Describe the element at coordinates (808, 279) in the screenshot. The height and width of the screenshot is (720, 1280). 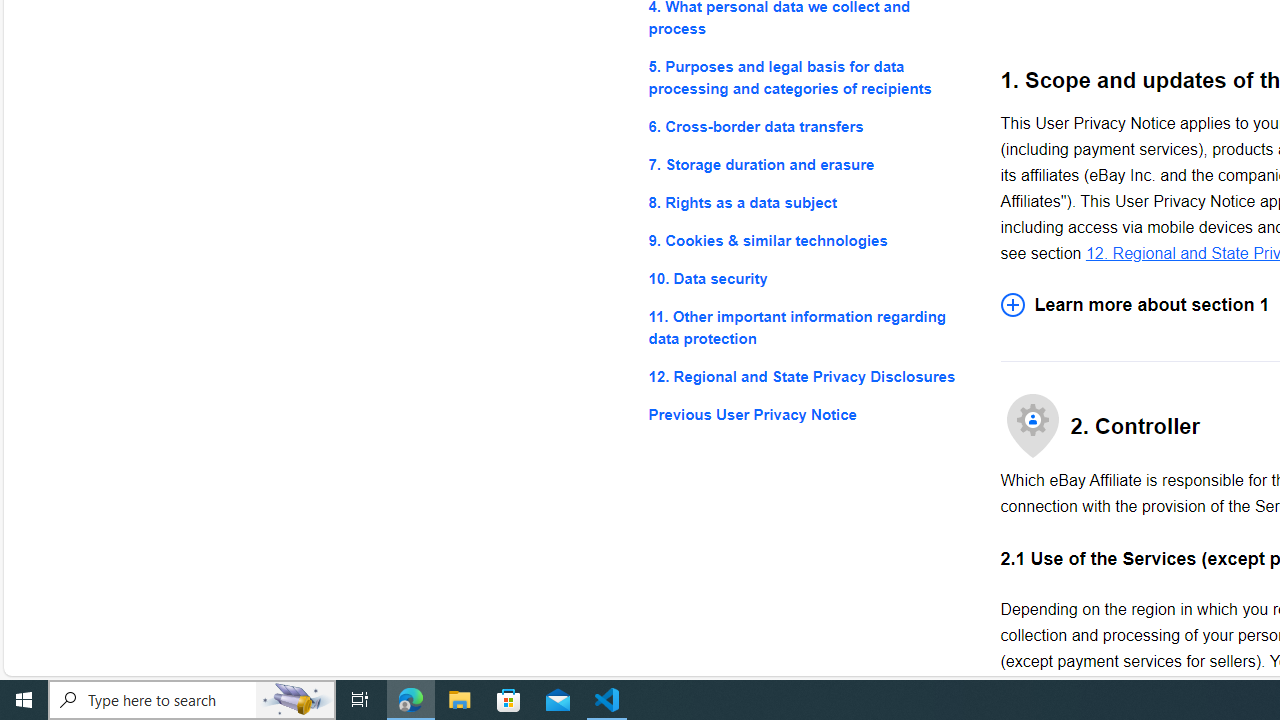
I see `'10. Data security'` at that location.